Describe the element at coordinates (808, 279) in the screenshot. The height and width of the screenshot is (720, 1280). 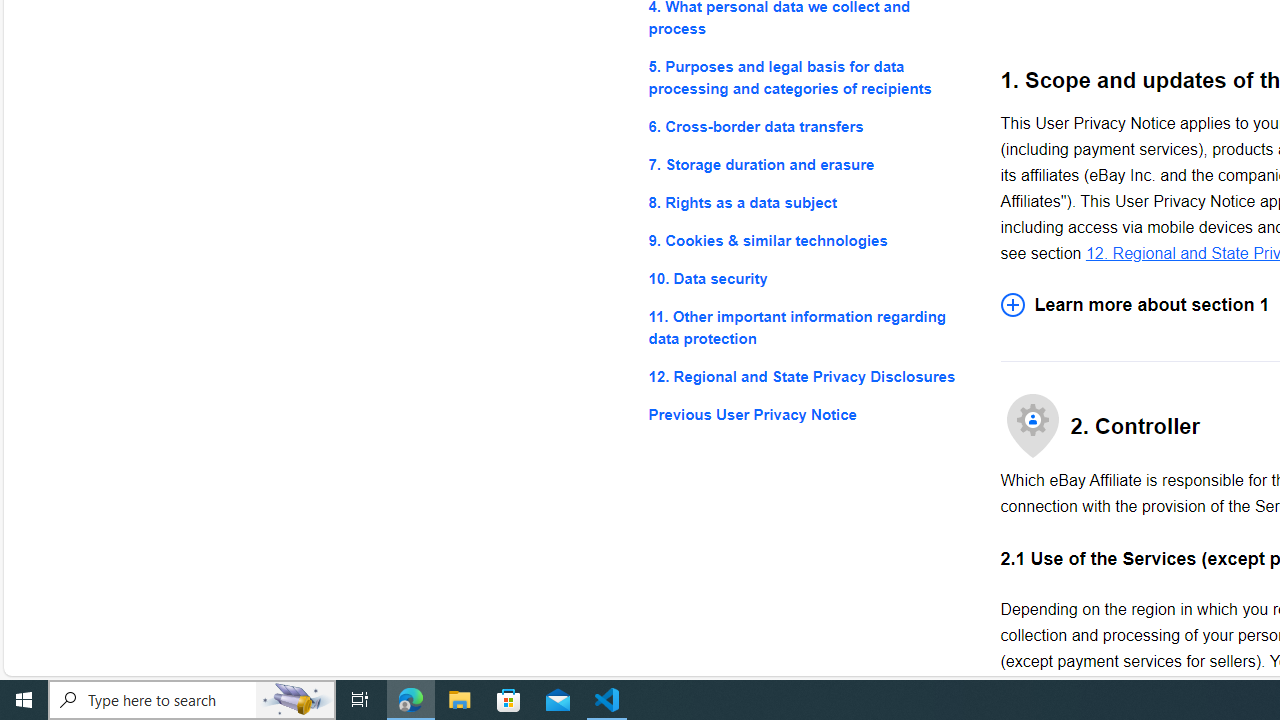
I see `'10. Data security'` at that location.